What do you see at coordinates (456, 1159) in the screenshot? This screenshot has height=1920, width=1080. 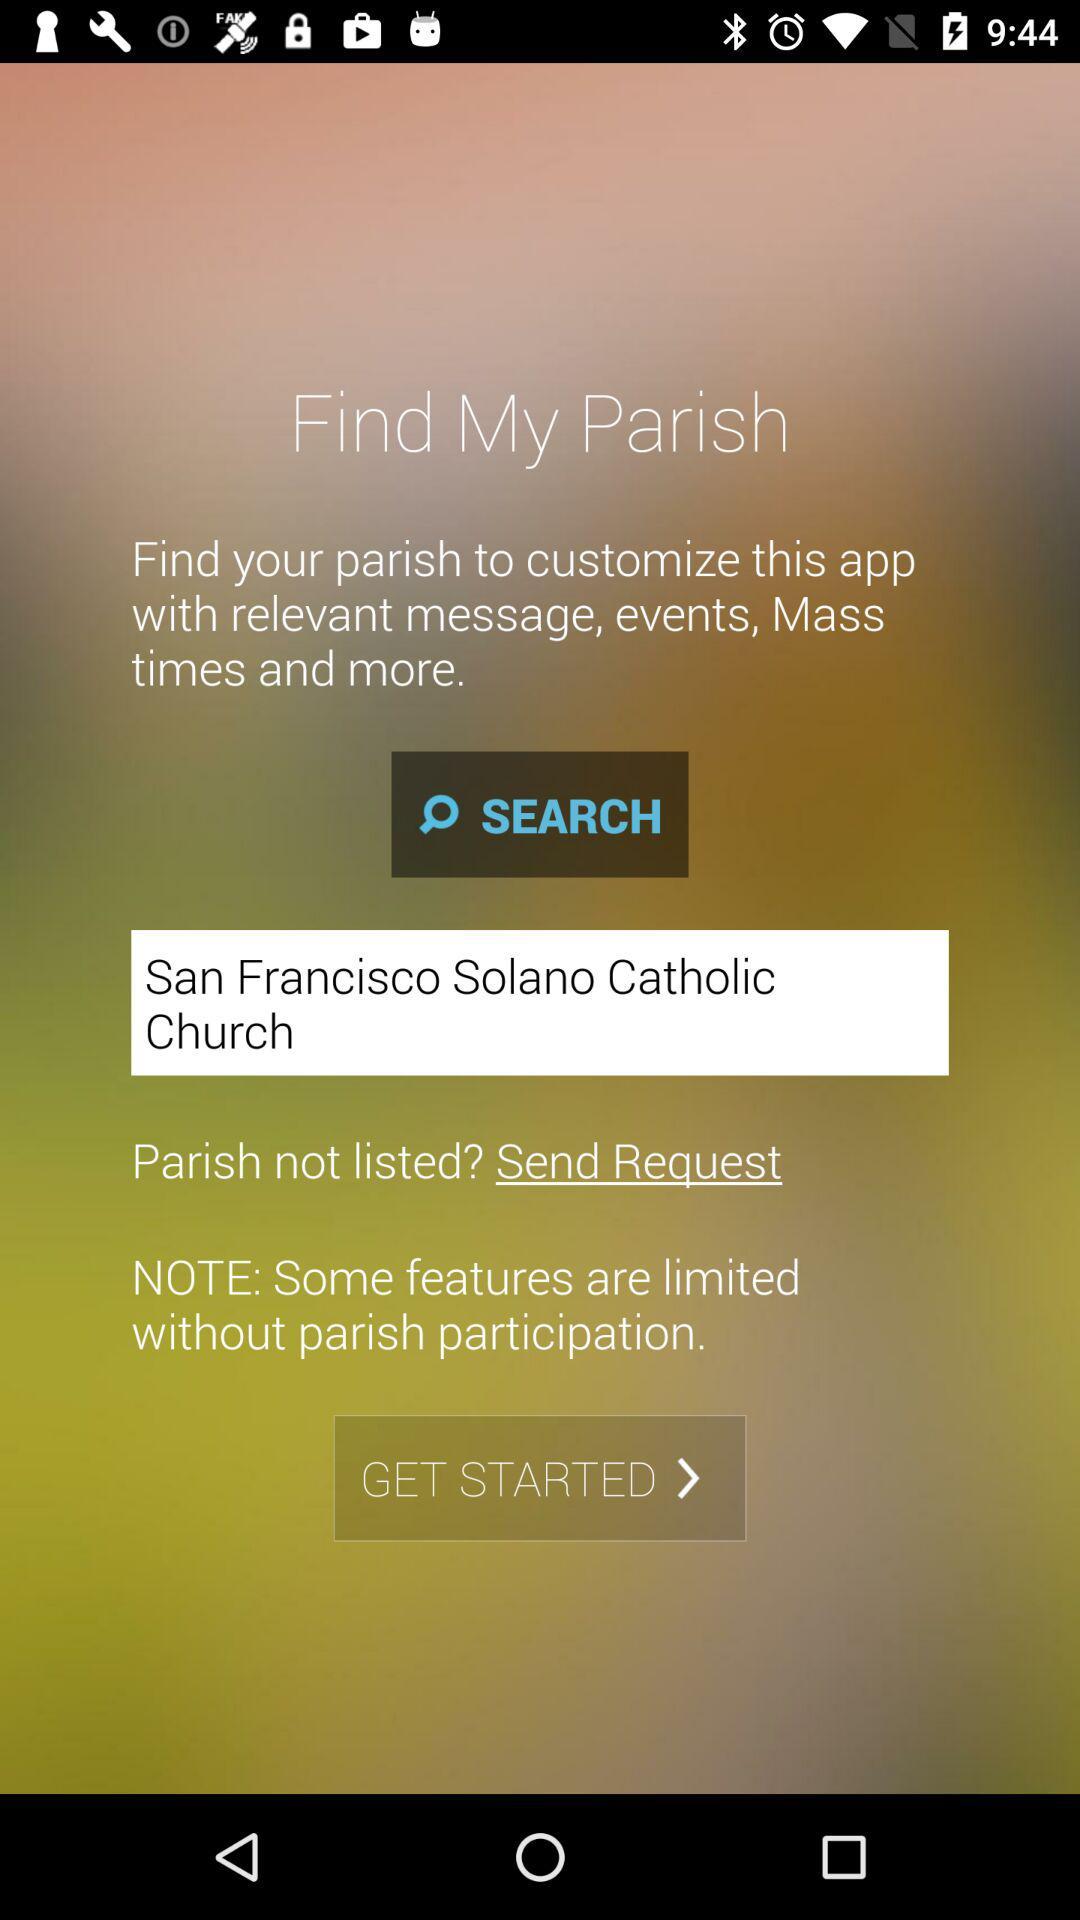 I see `item above note some features` at bounding box center [456, 1159].